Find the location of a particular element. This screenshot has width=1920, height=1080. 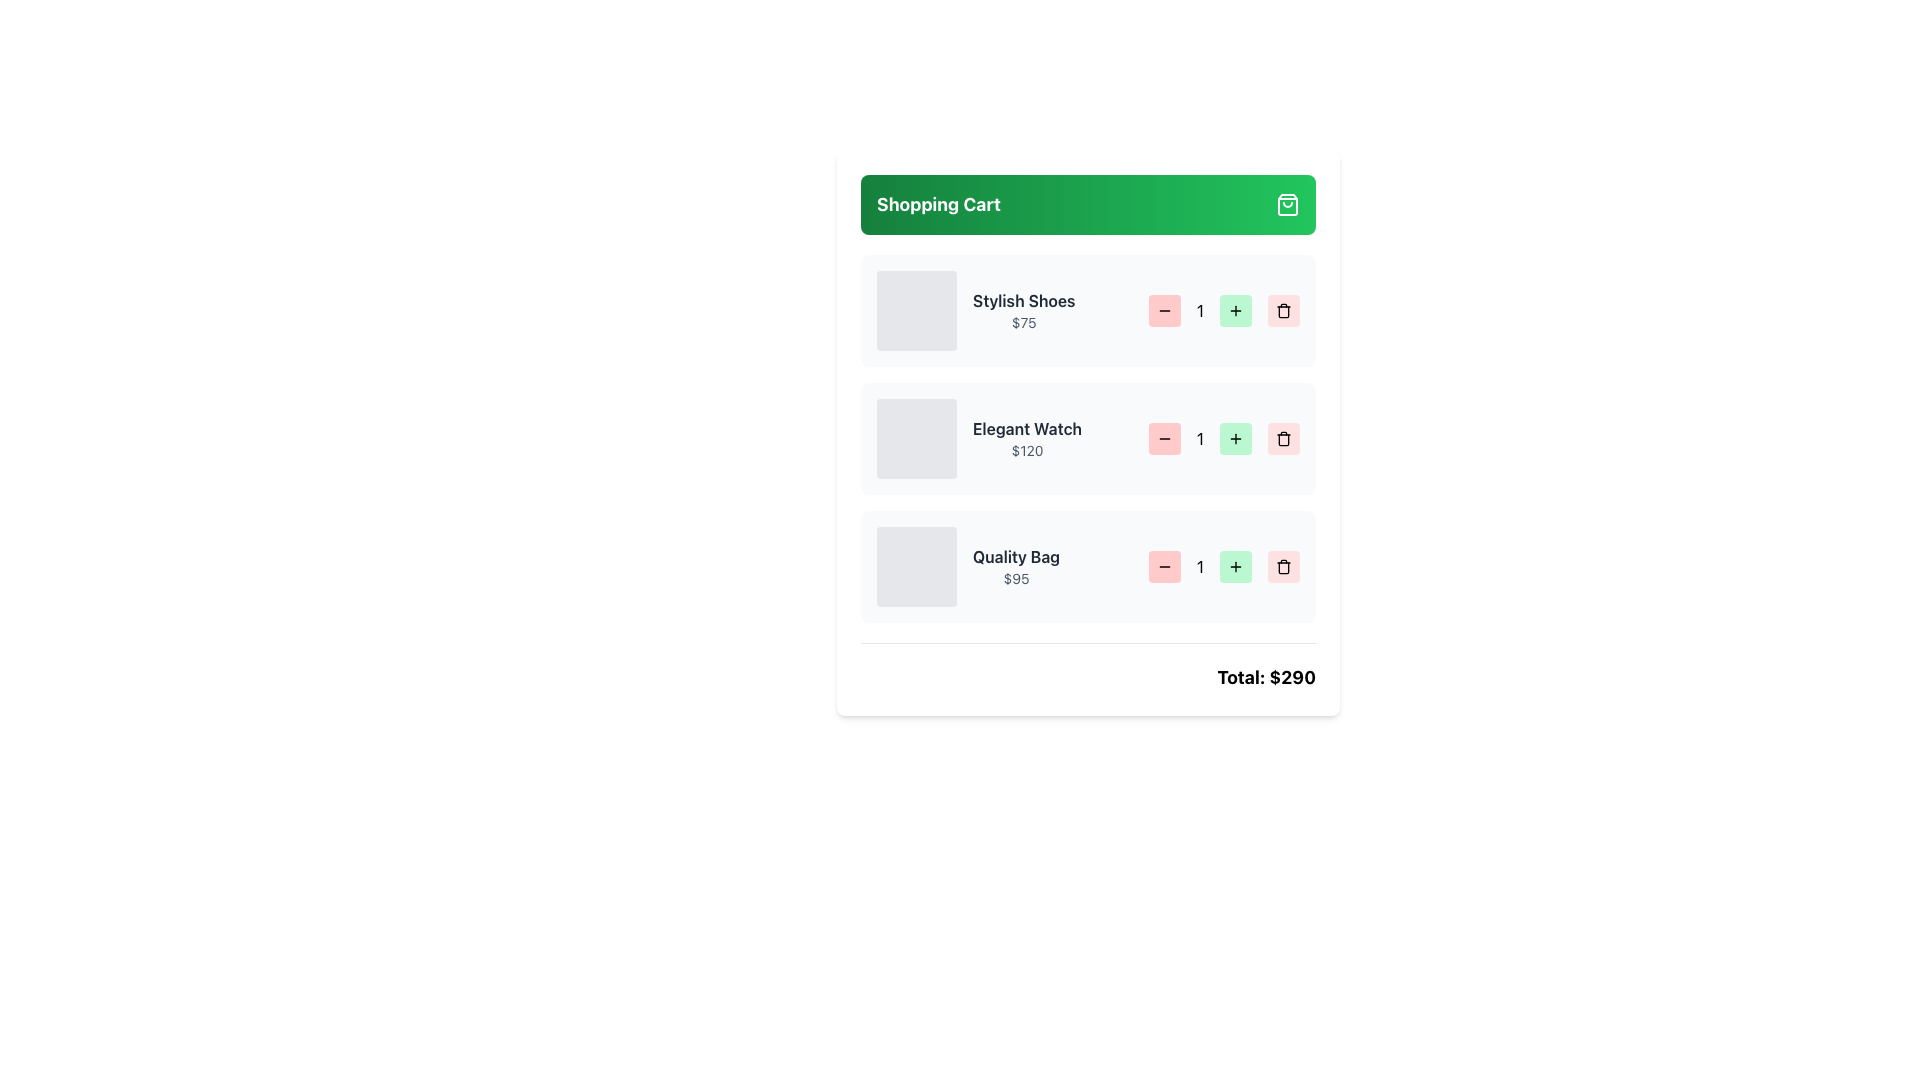

the shopping bag icon located at the far right of the green header bar in the 'Shopping Cart' section is located at coordinates (1287, 204).